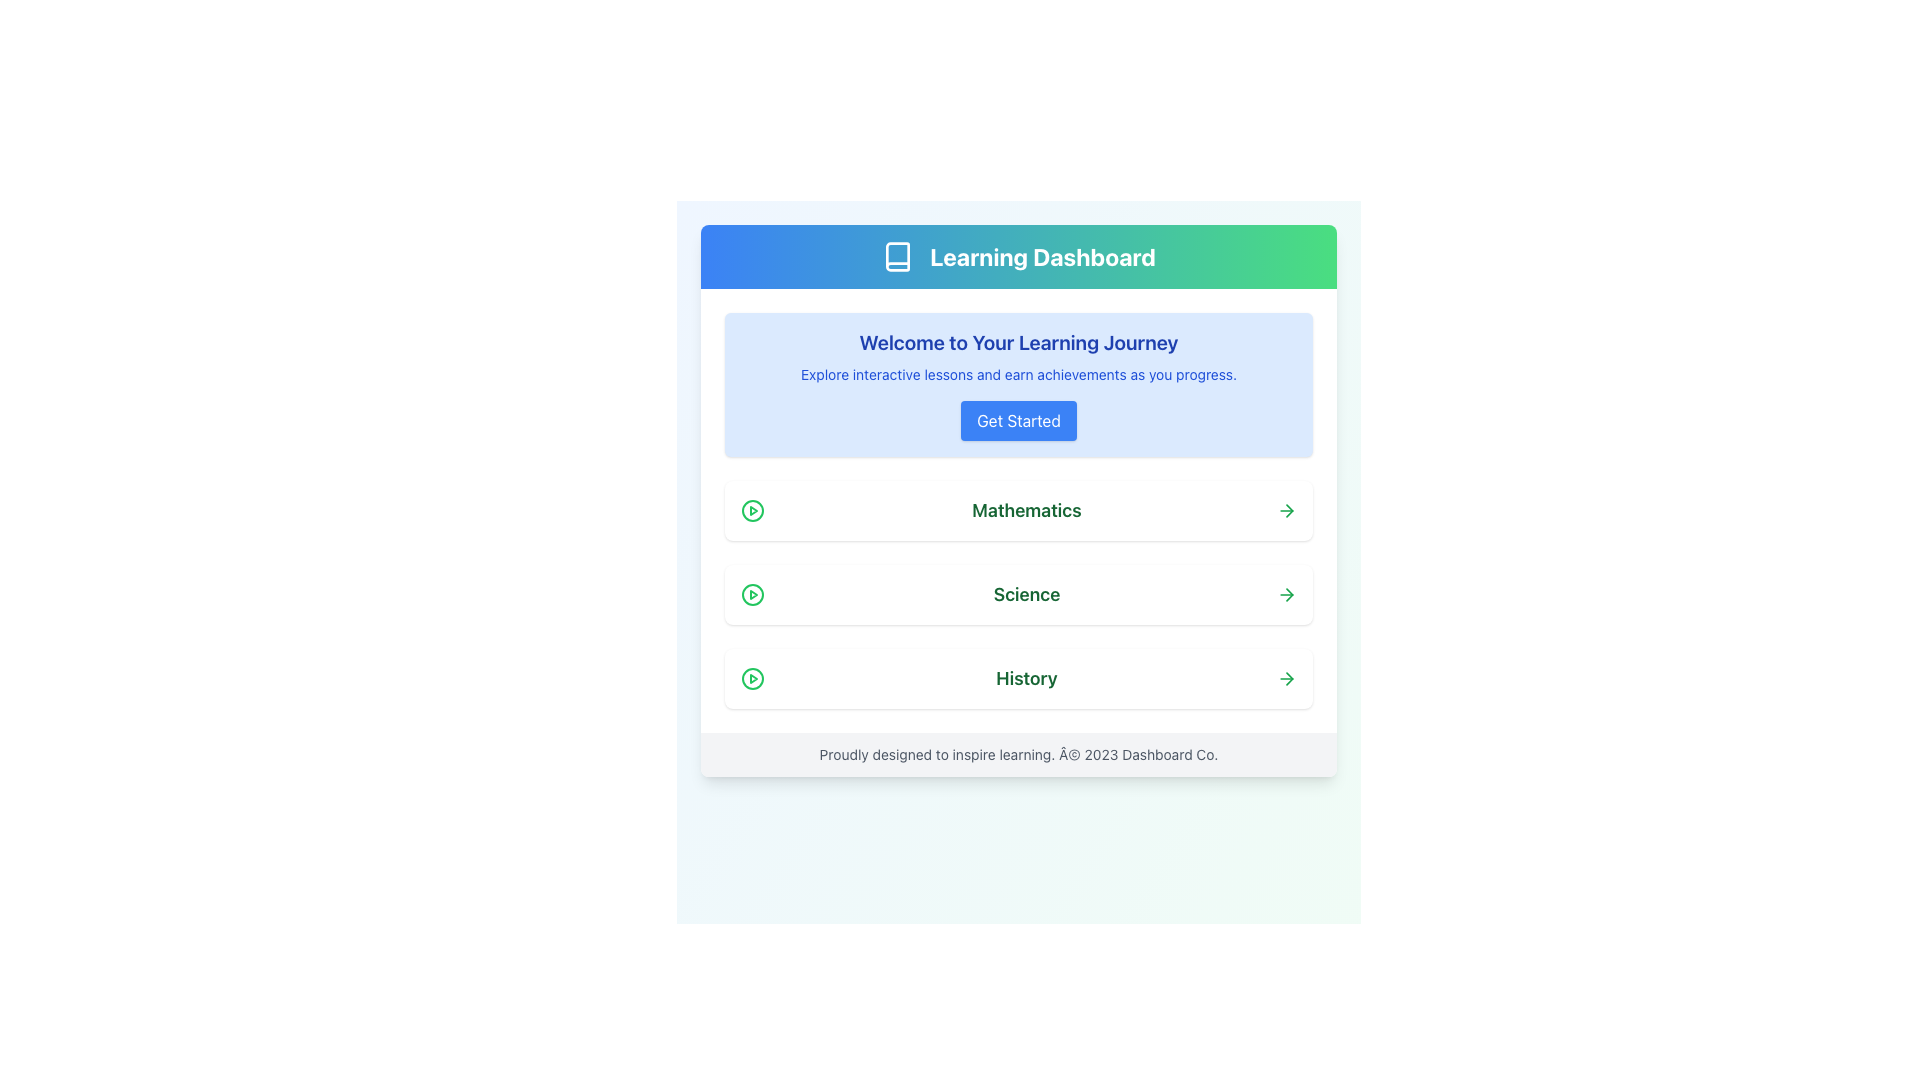 This screenshot has height=1080, width=1920. What do you see at coordinates (1018, 677) in the screenshot?
I see `the 'History' button, which is a rectangular button with a white background and green text, located in the 'Welcome to Your Learning Journey' section` at bounding box center [1018, 677].